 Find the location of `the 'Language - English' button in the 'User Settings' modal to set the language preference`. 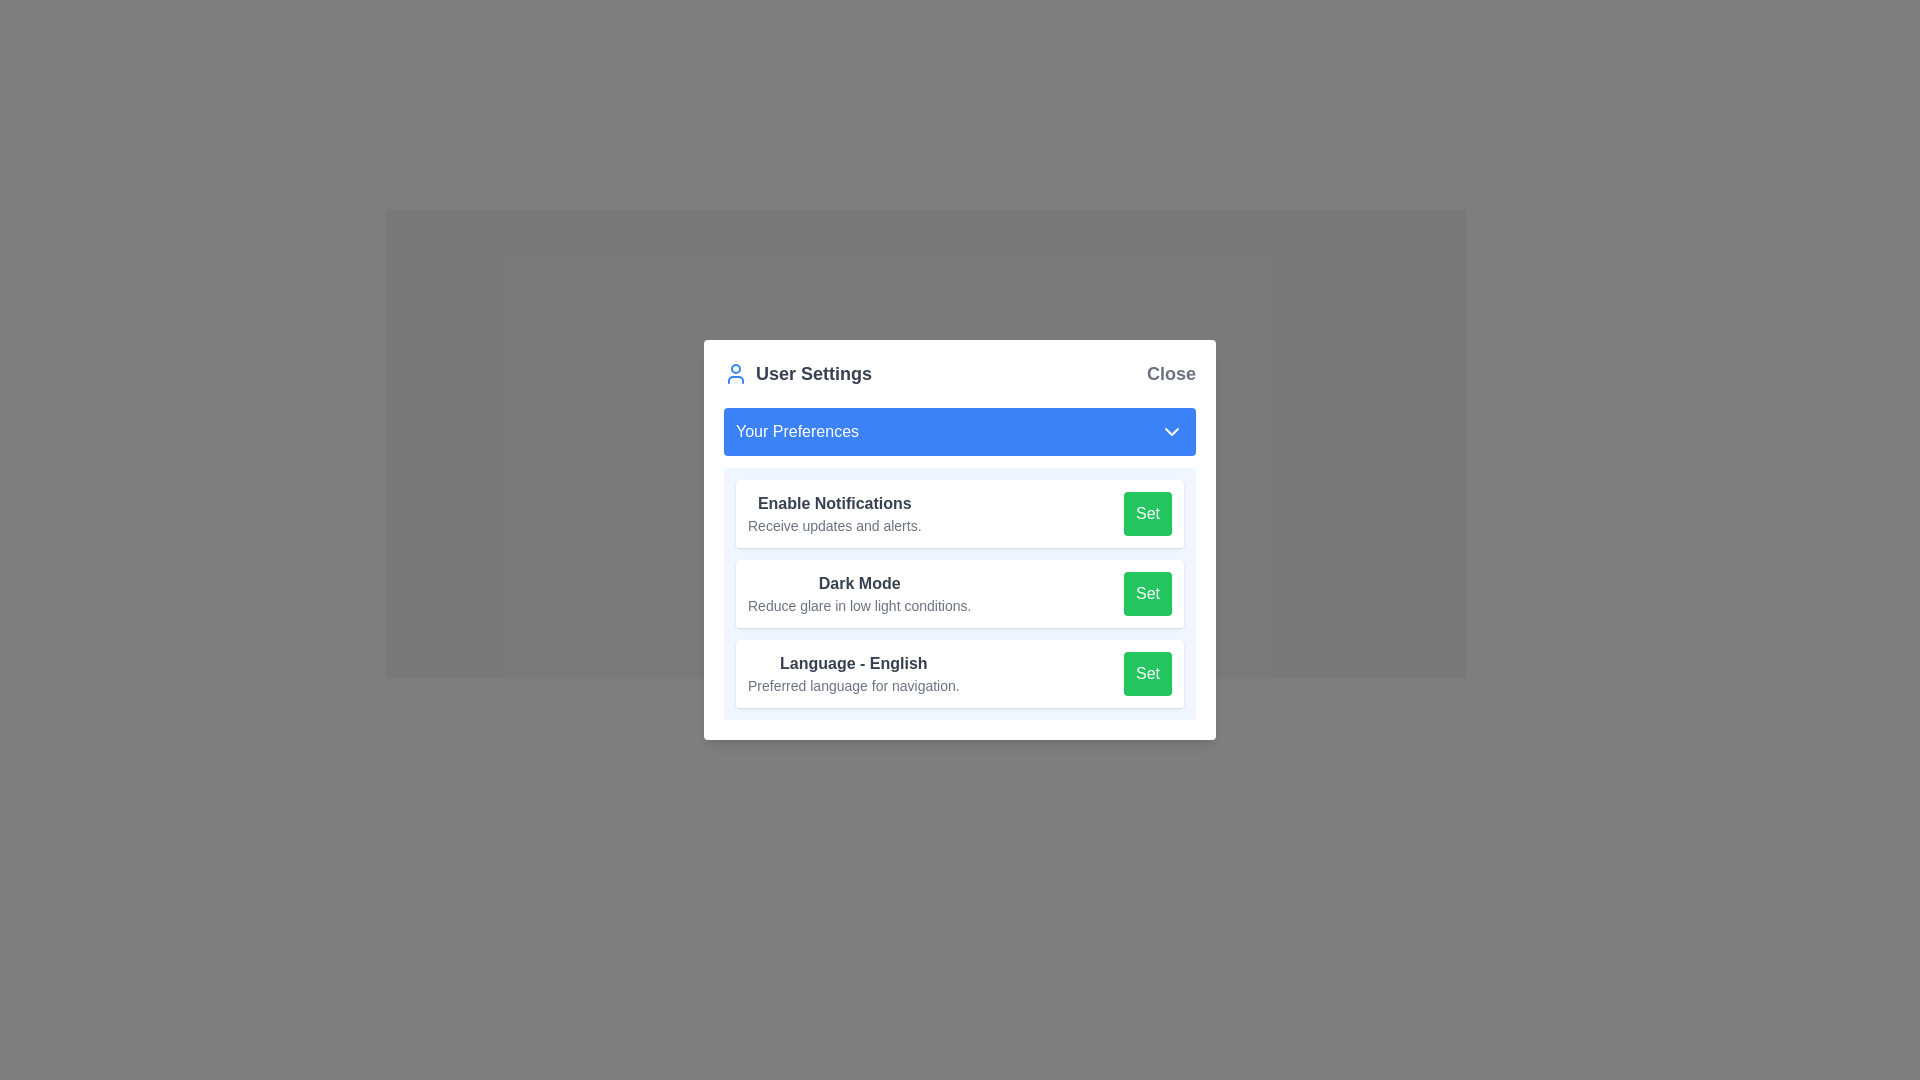

the 'Language - English' button in the 'User Settings' modal to set the language preference is located at coordinates (1147, 674).